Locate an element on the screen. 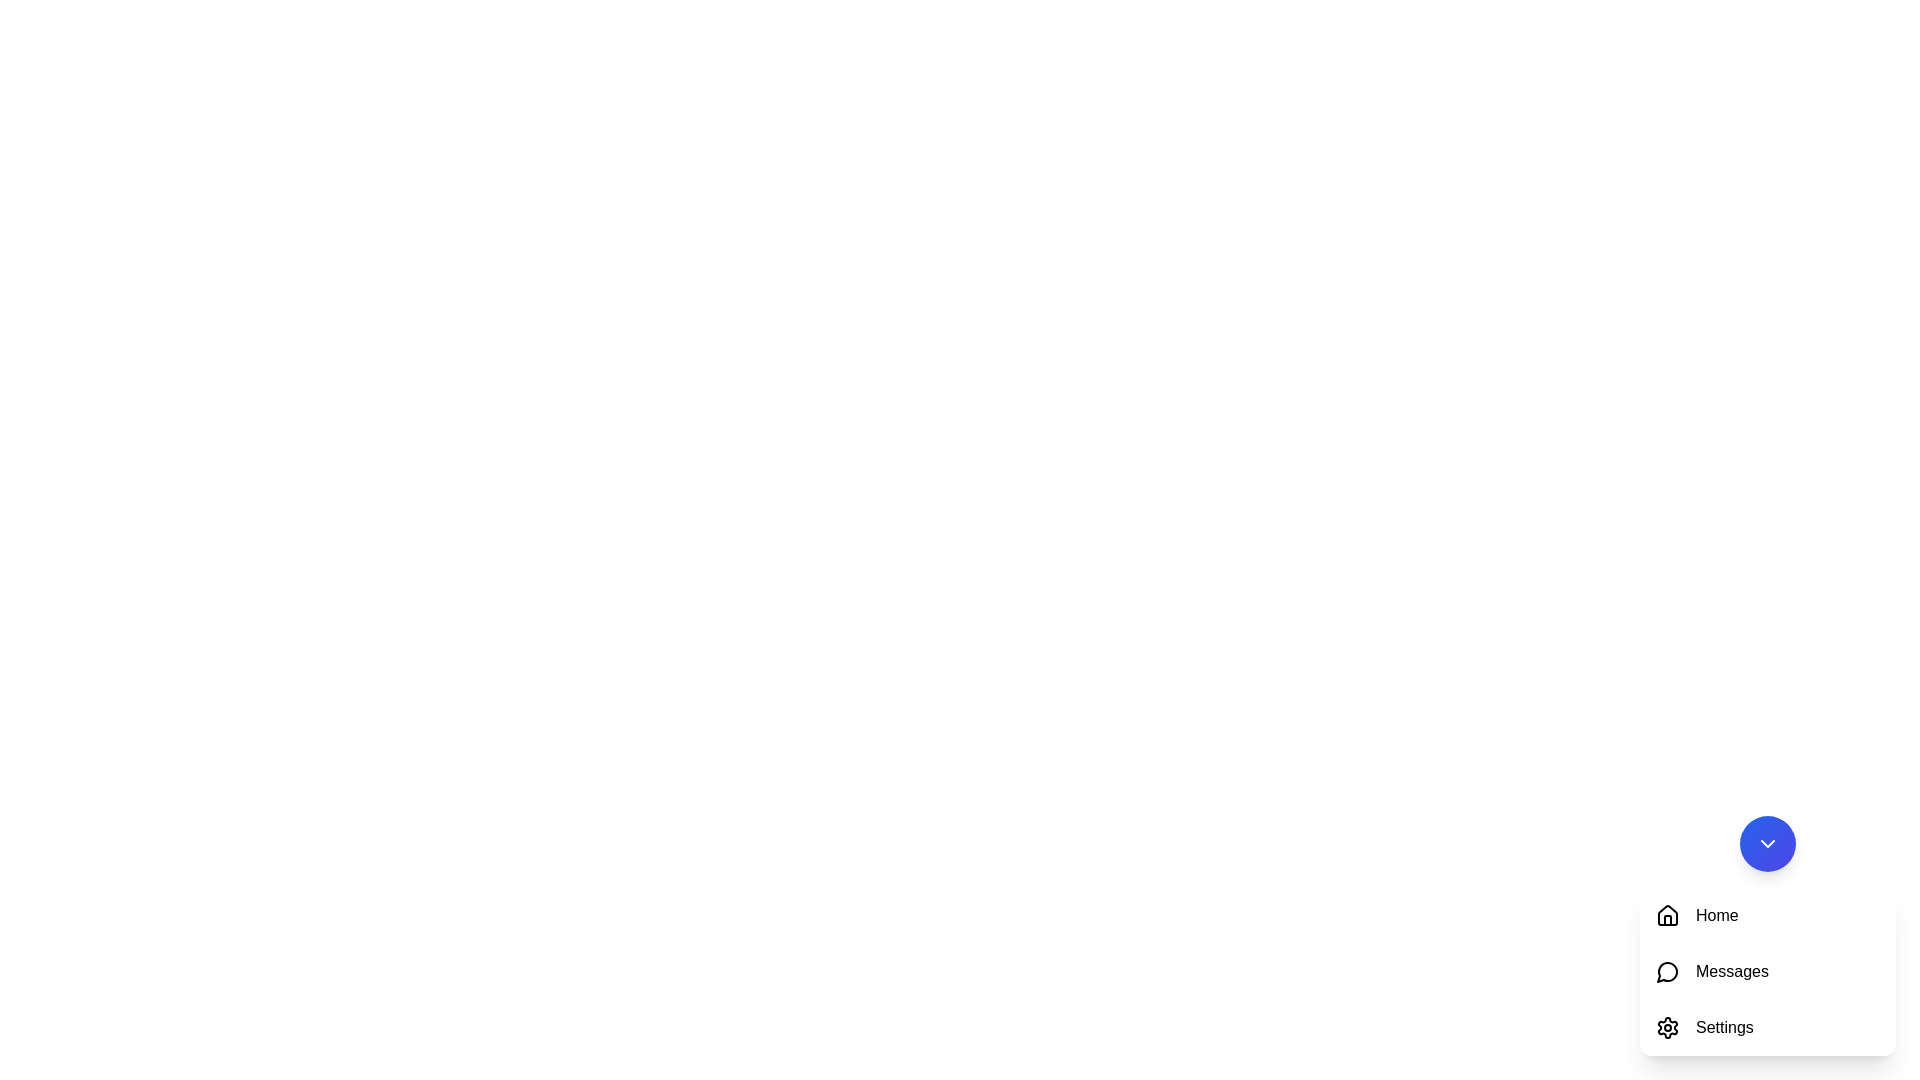 This screenshot has width=1920, height=1080. the gear-shaped icon representing settings, located next to the text labeled 'Settings', to trigger hover effects is located at coordinates (1668, 1028).